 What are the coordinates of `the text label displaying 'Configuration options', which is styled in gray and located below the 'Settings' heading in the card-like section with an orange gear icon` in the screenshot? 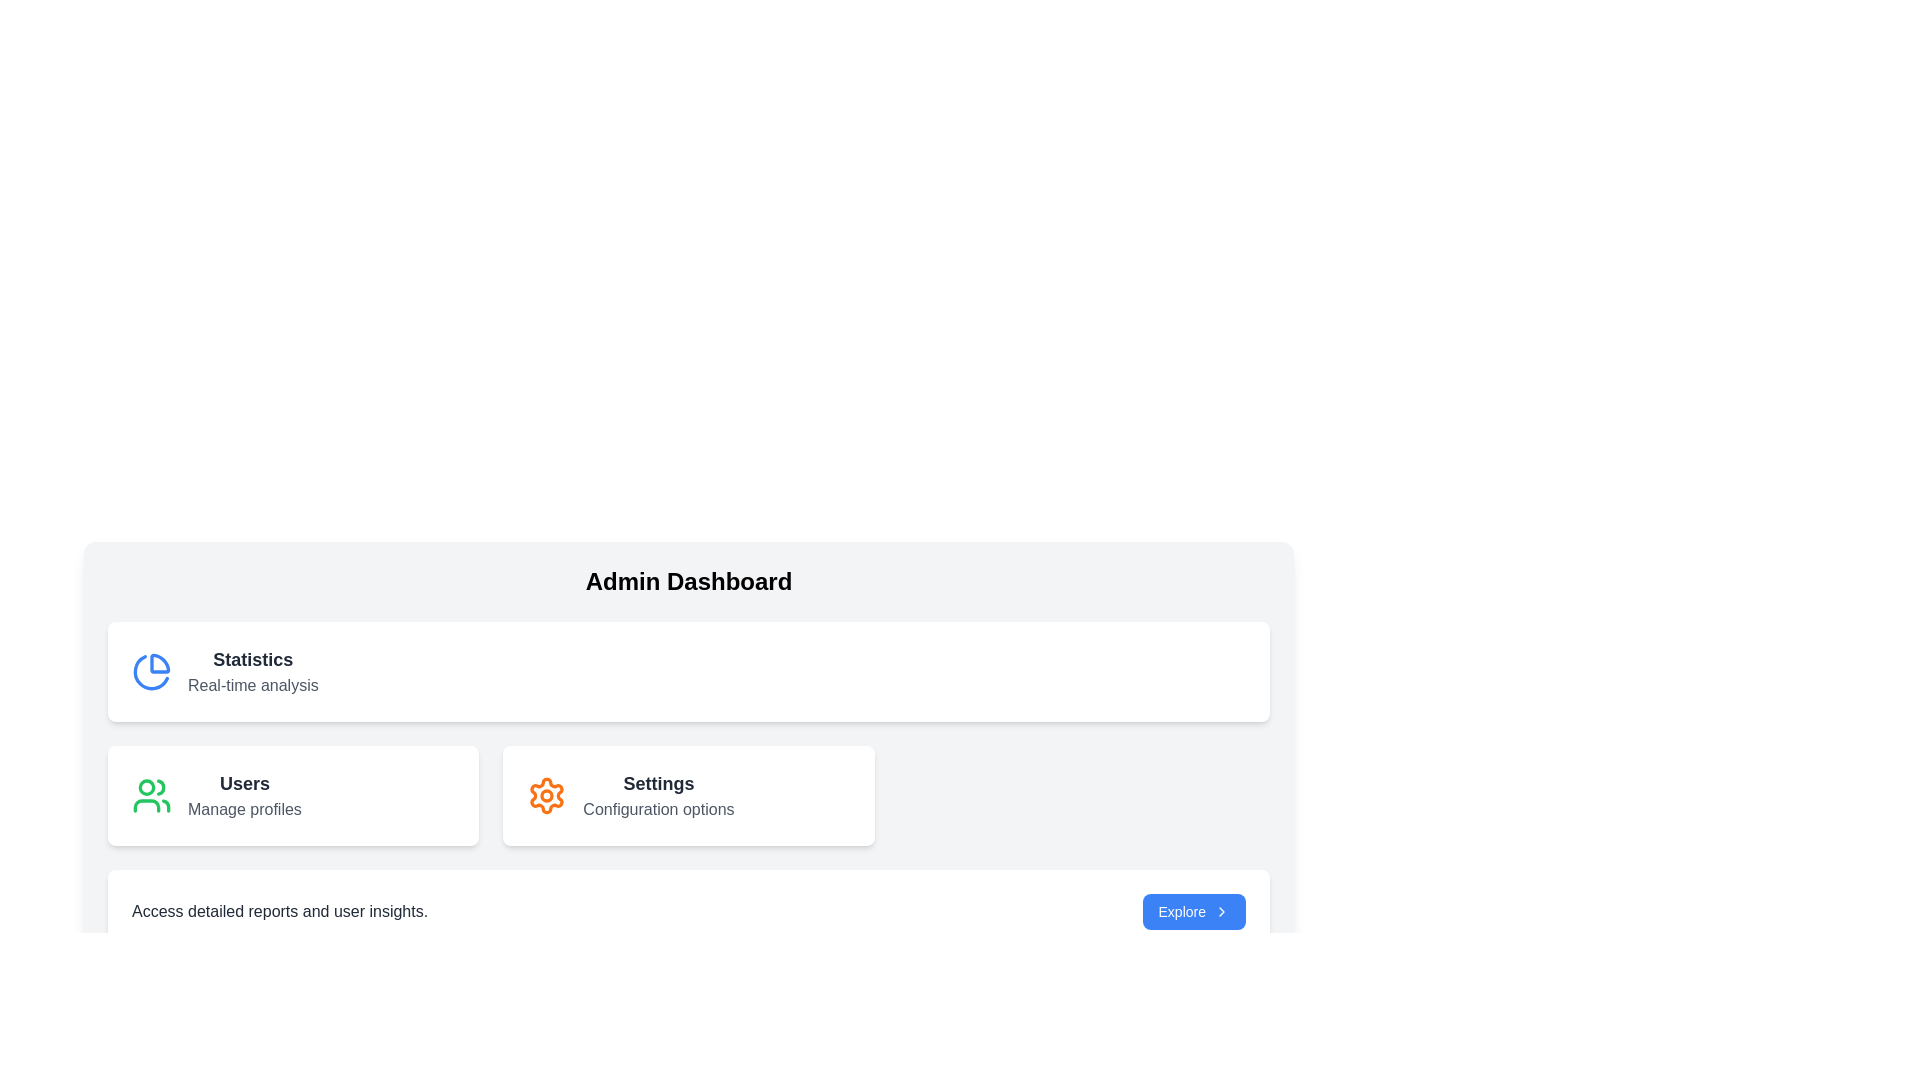 It's located at (658, 810).